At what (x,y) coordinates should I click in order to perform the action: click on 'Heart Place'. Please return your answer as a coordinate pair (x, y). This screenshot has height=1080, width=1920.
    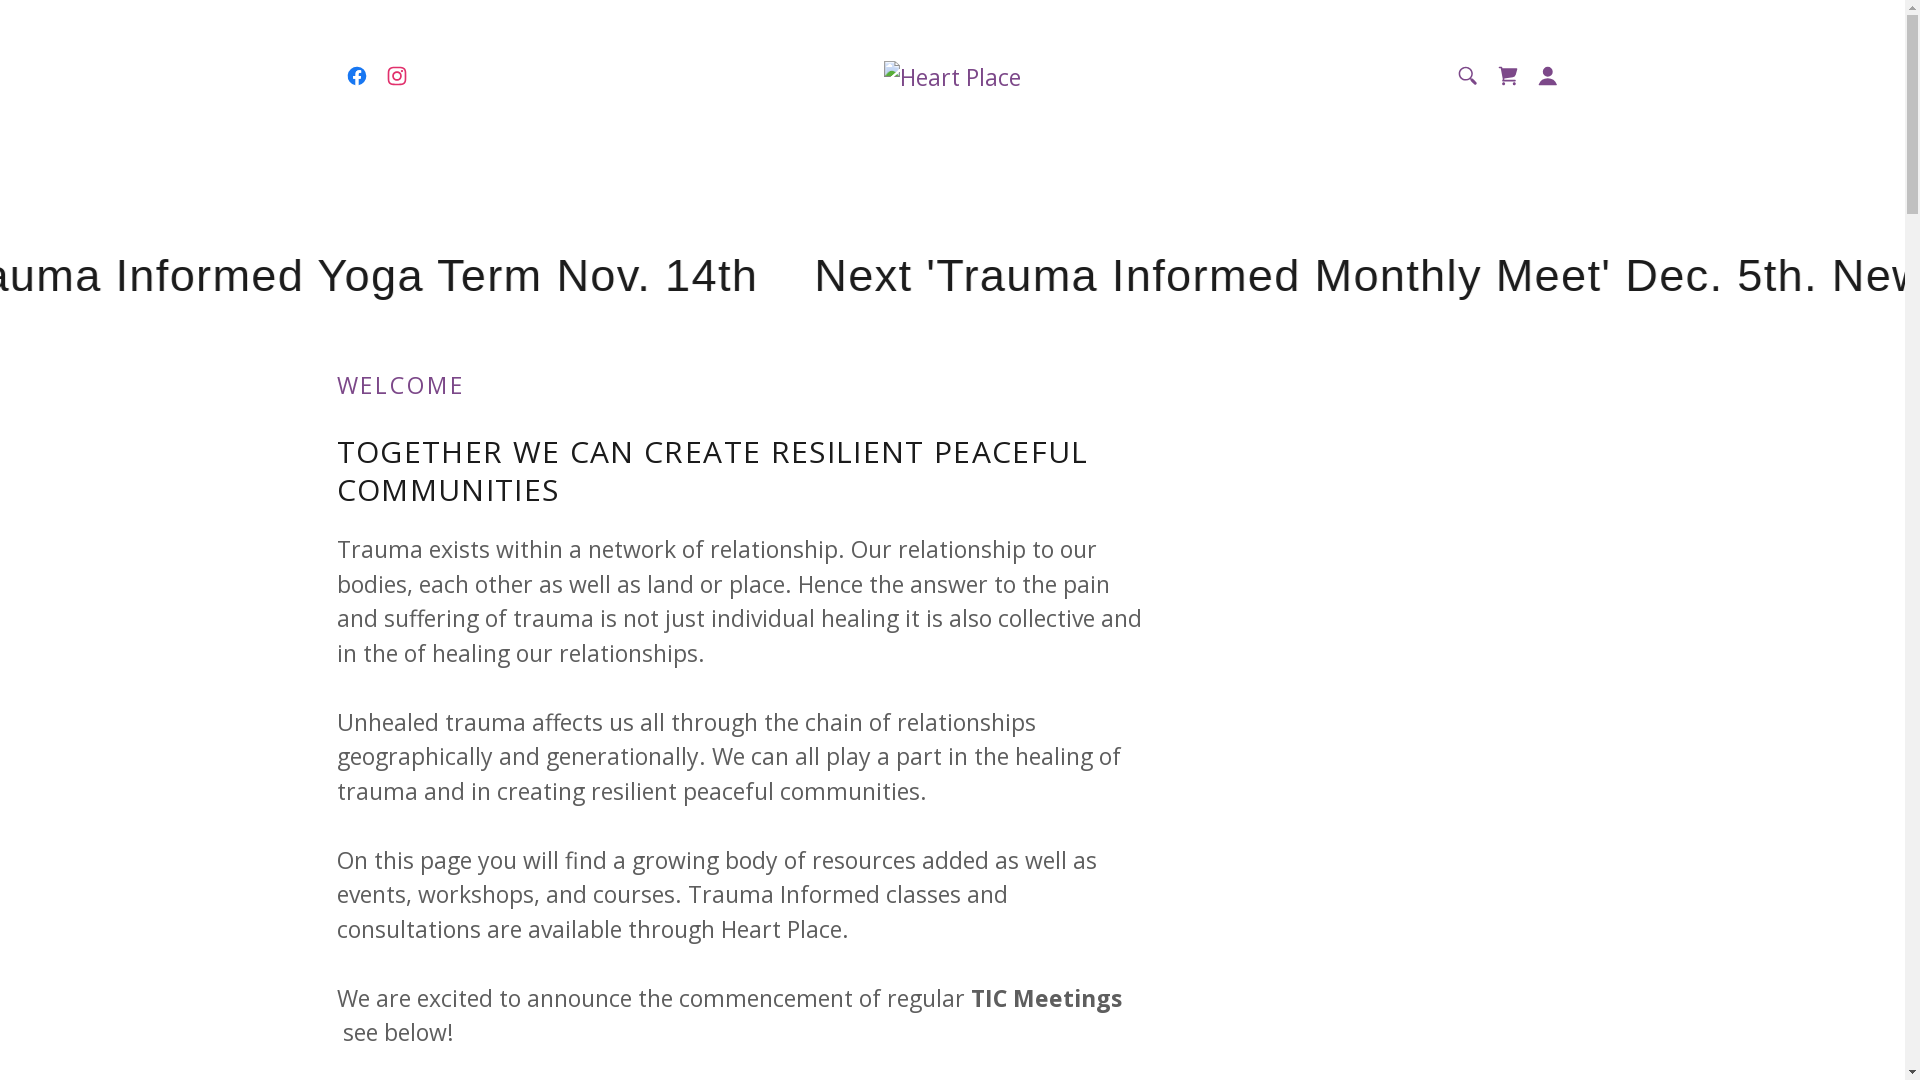
    Looking at the image, I should click on (951, 73).